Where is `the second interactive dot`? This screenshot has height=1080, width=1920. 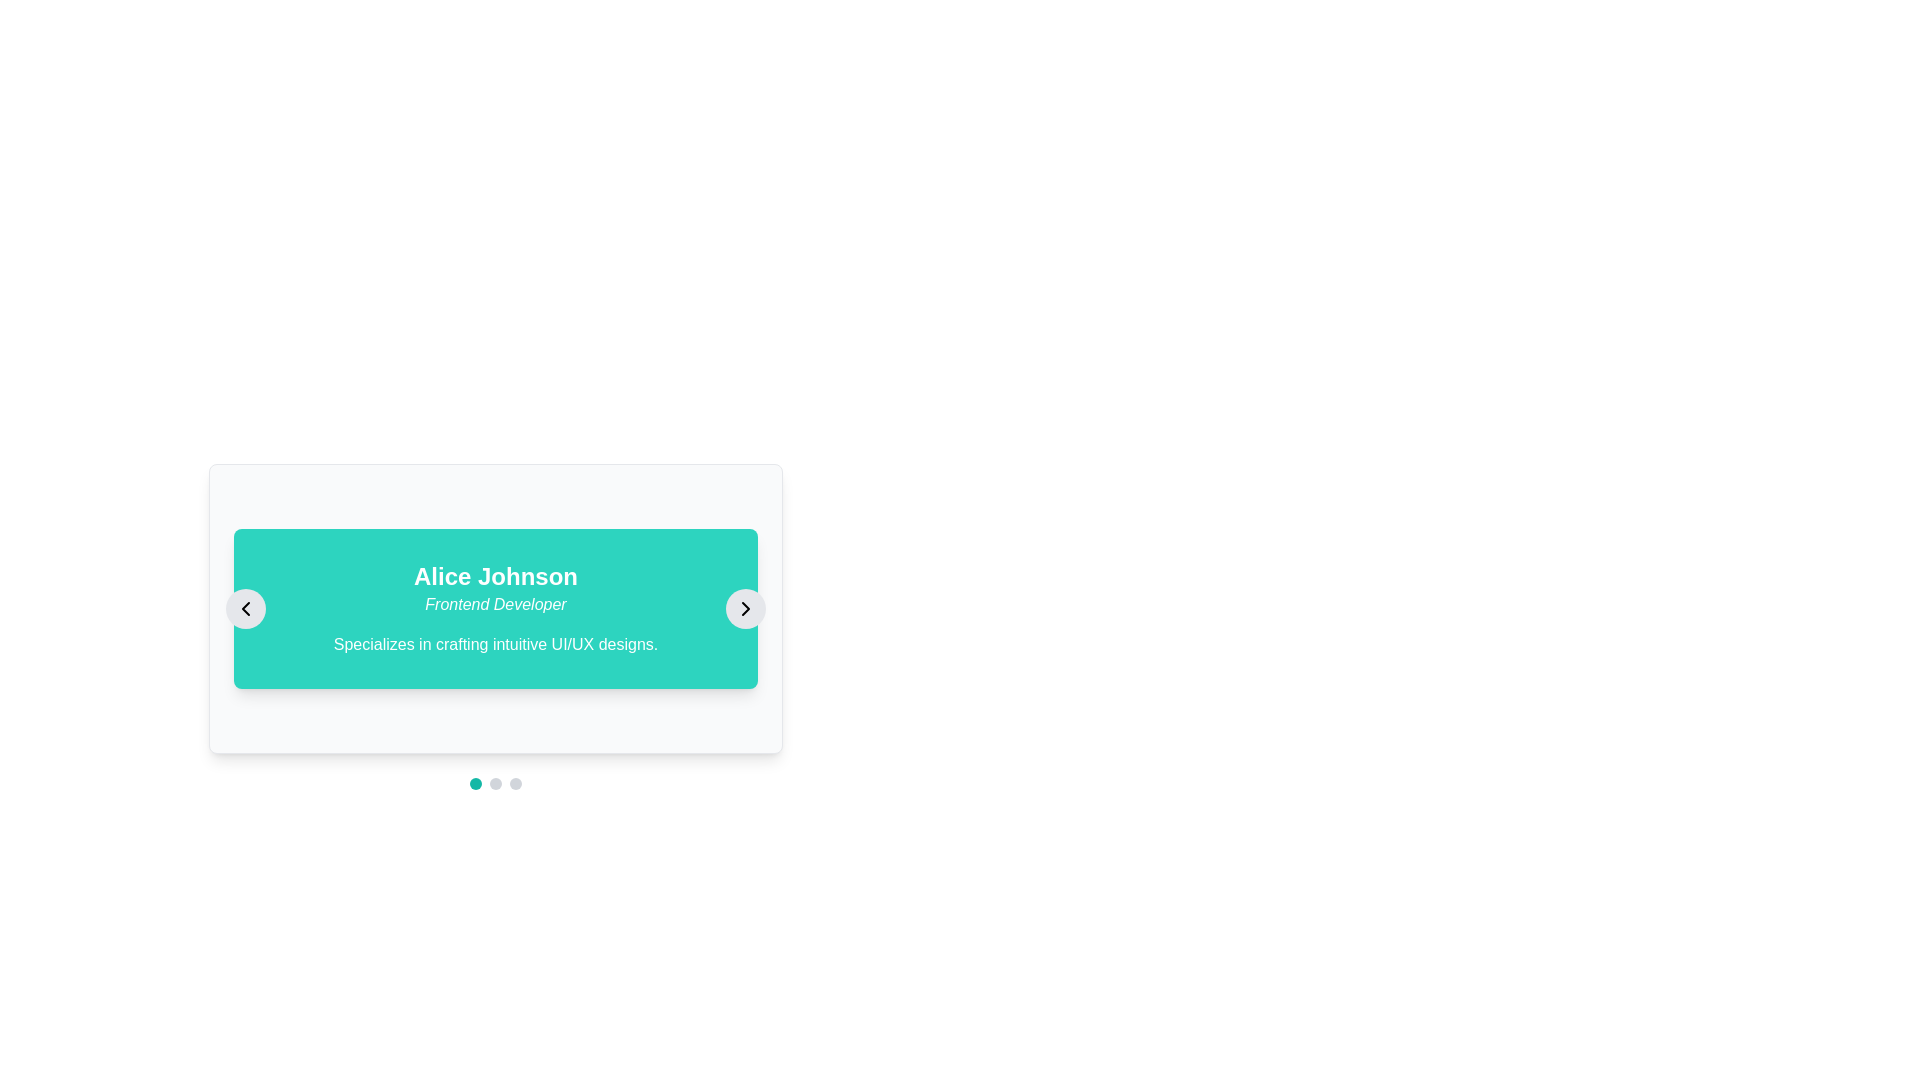 the second interactive dot is located at coordinates (495, 782).